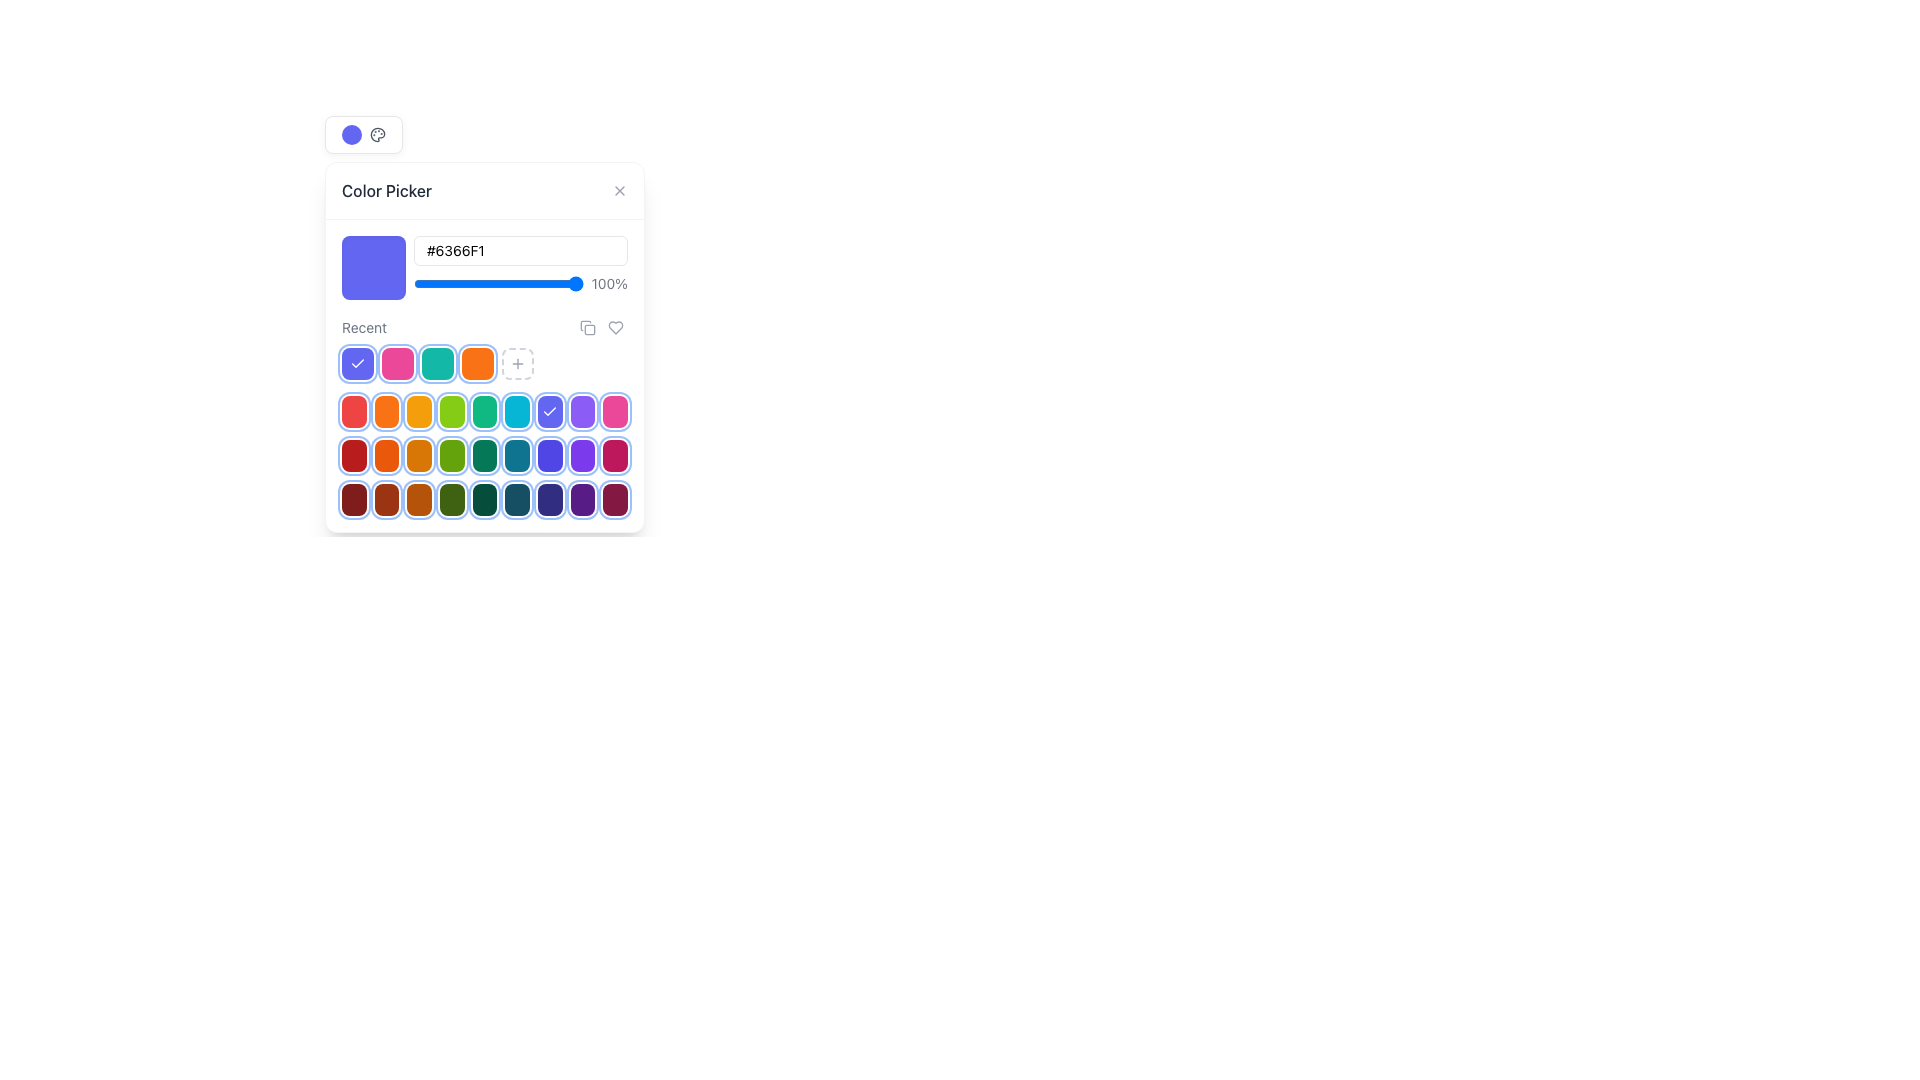 Image resolution: width=1920 pixels, height=1080 pixels. I want to click on the slider, so click(426, 284).